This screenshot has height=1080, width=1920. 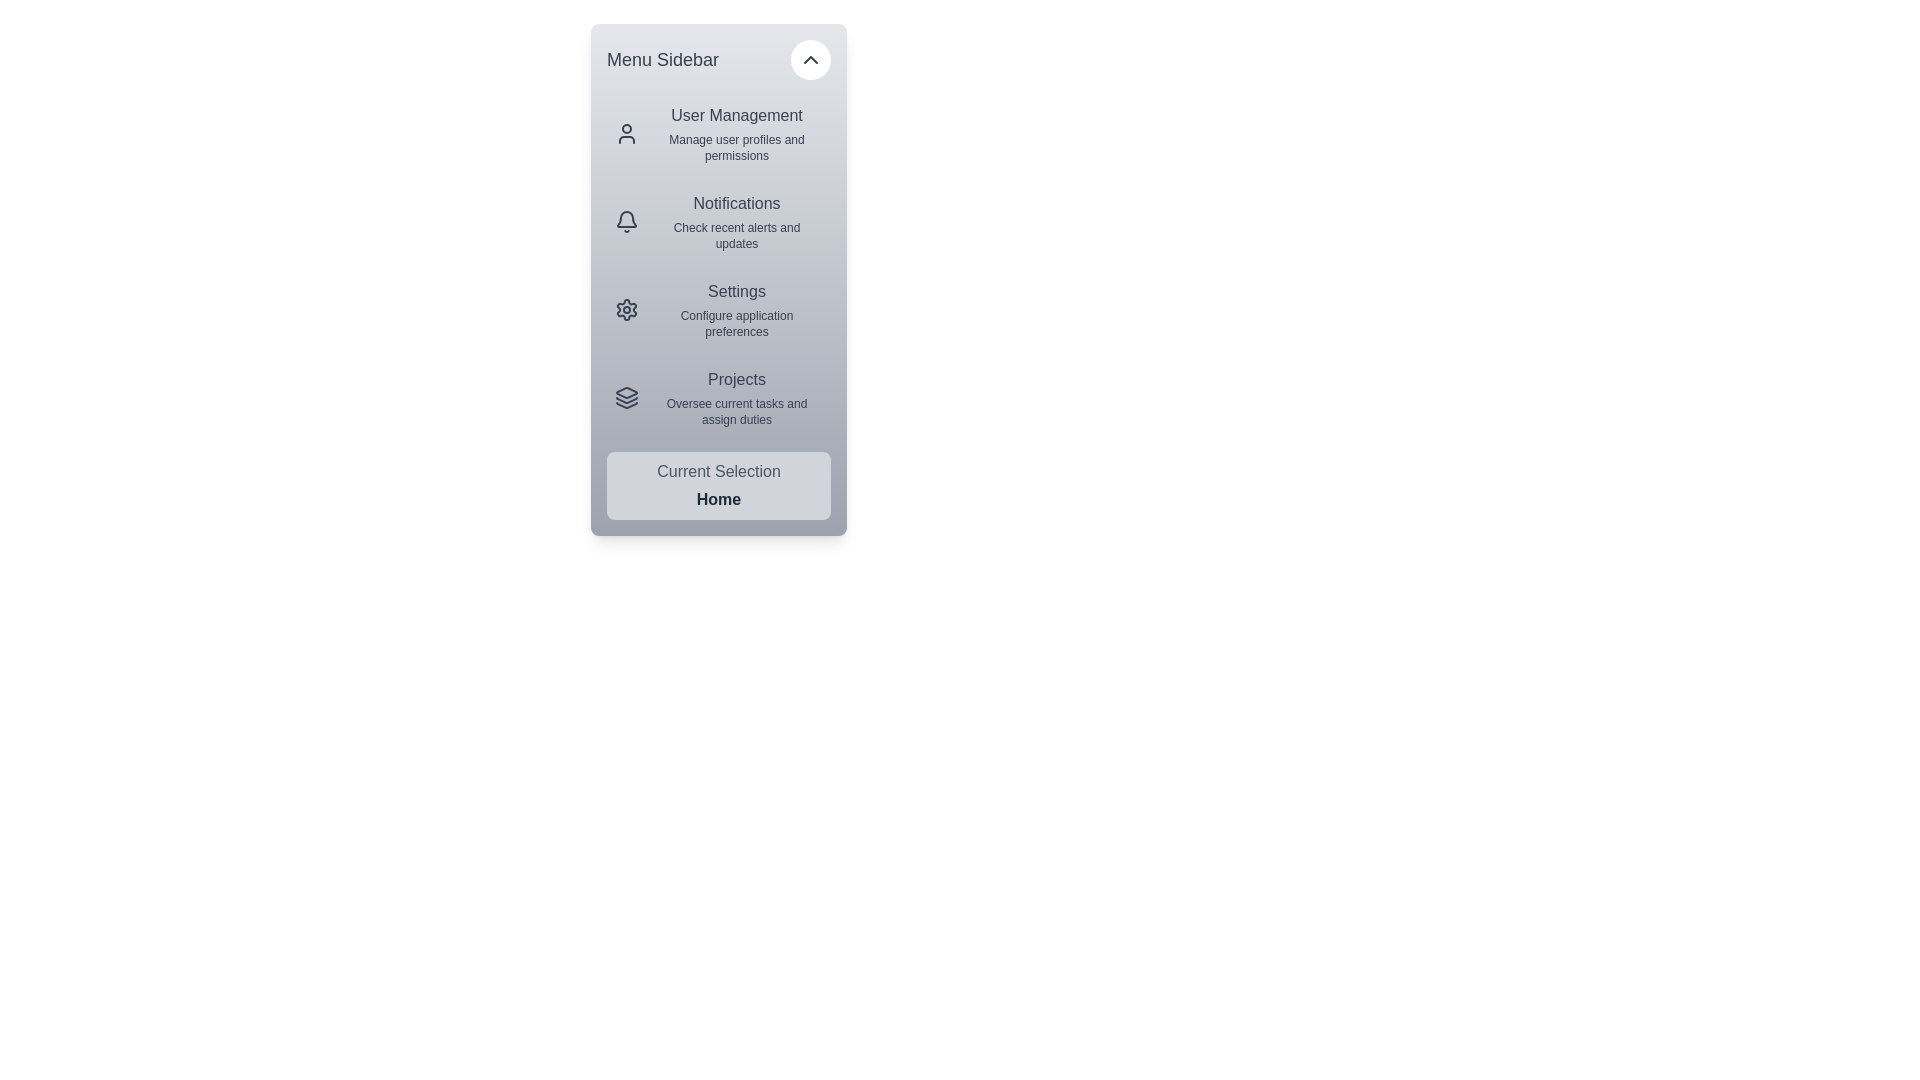 What do you see at coordinates (736, 411) in the screenshot?
I see `the descriptive subtitle text located in the side navigation menu below the 'Projects' heading and above the 'Current Selection' section` at bounding box center [736, 411].